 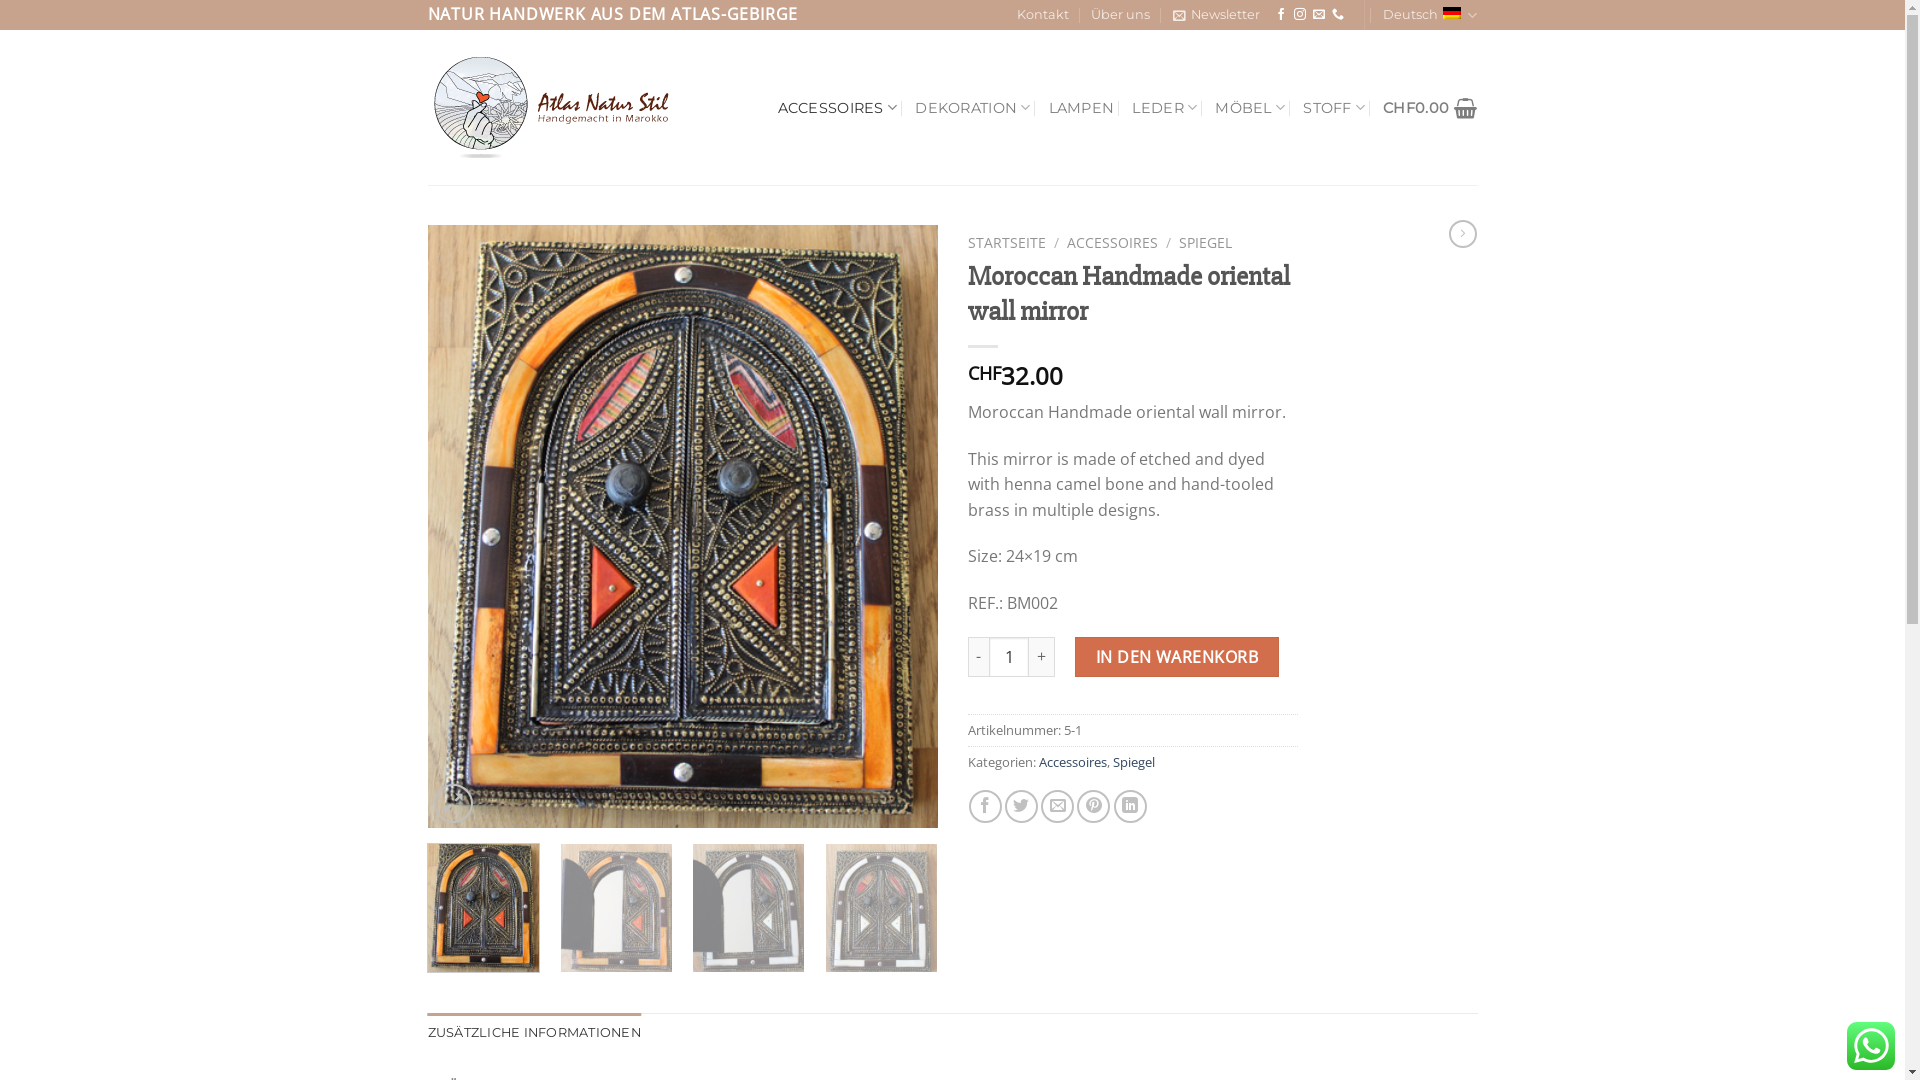 I want to click on 'Kontakt', so click(x=1041, y=15).